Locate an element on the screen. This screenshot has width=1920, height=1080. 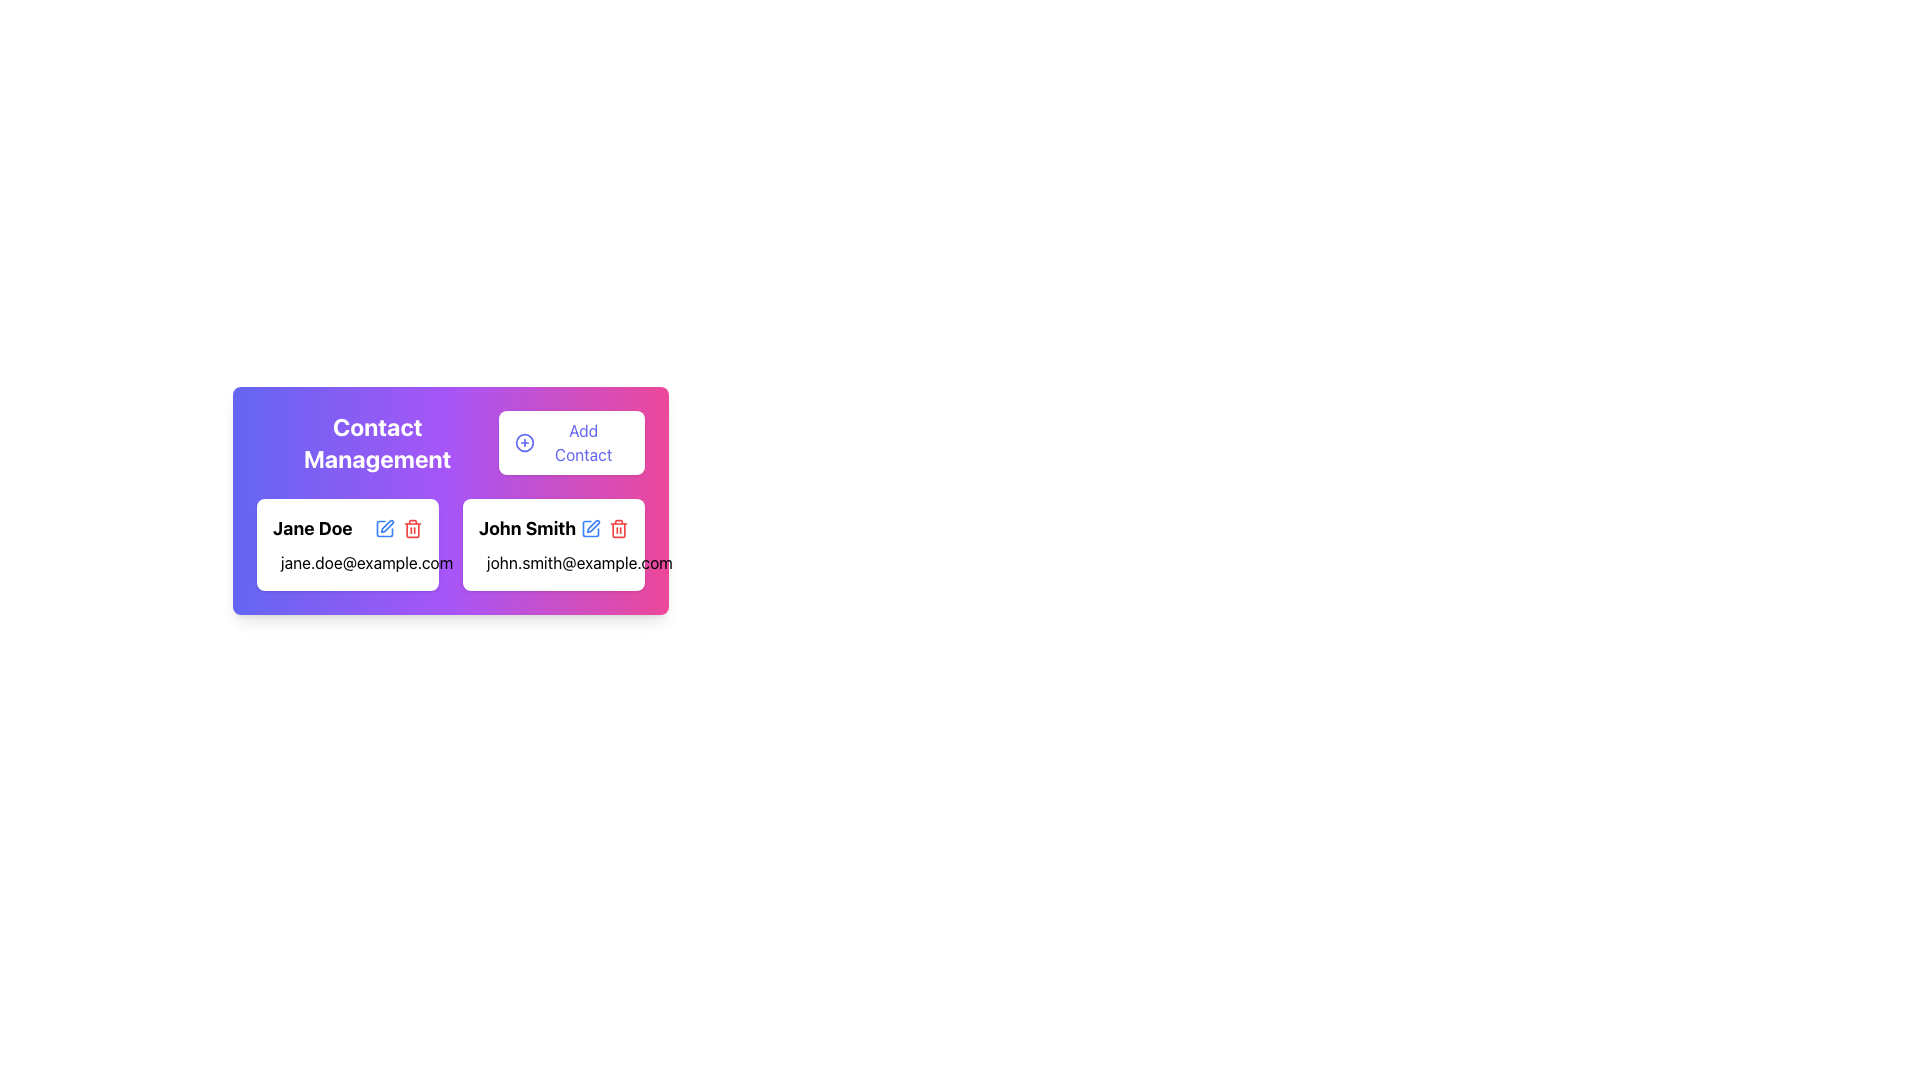
the static text label representing the name of a contact in the contact management interface is located at coordinates (311, 527).